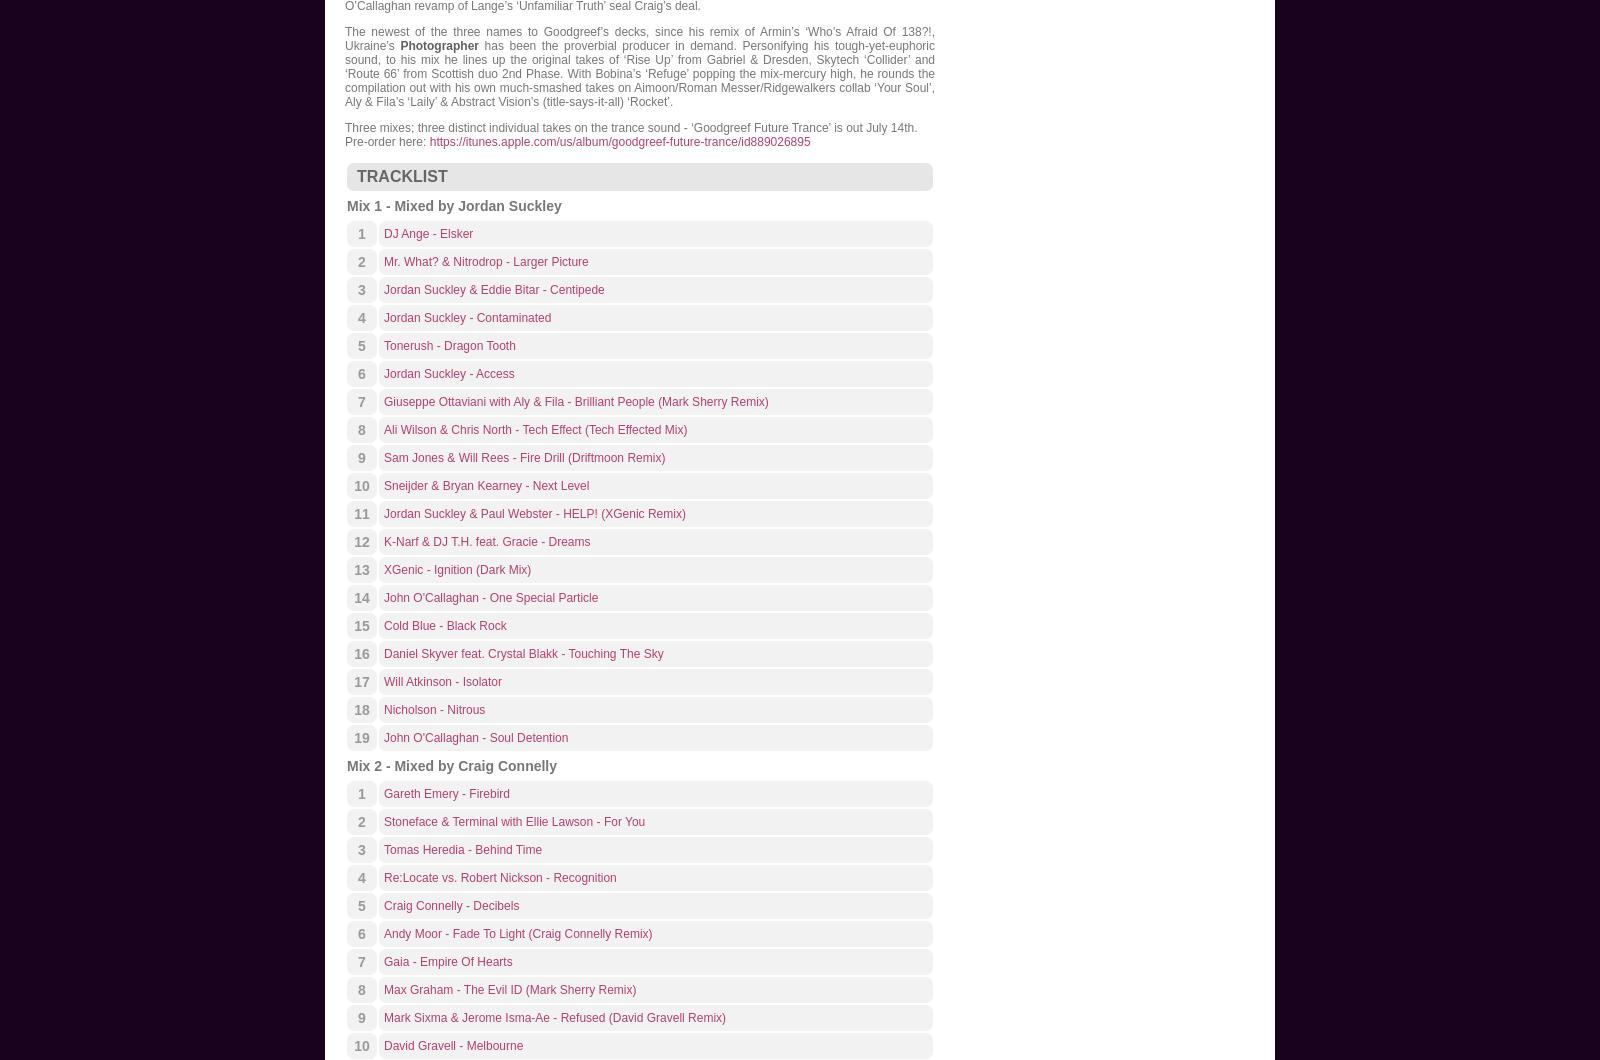 The width and height of the screenshot is (1600, 1060). Describe the element at coordinates (361, 681) in the screenshot. I see `'17'` at that location.